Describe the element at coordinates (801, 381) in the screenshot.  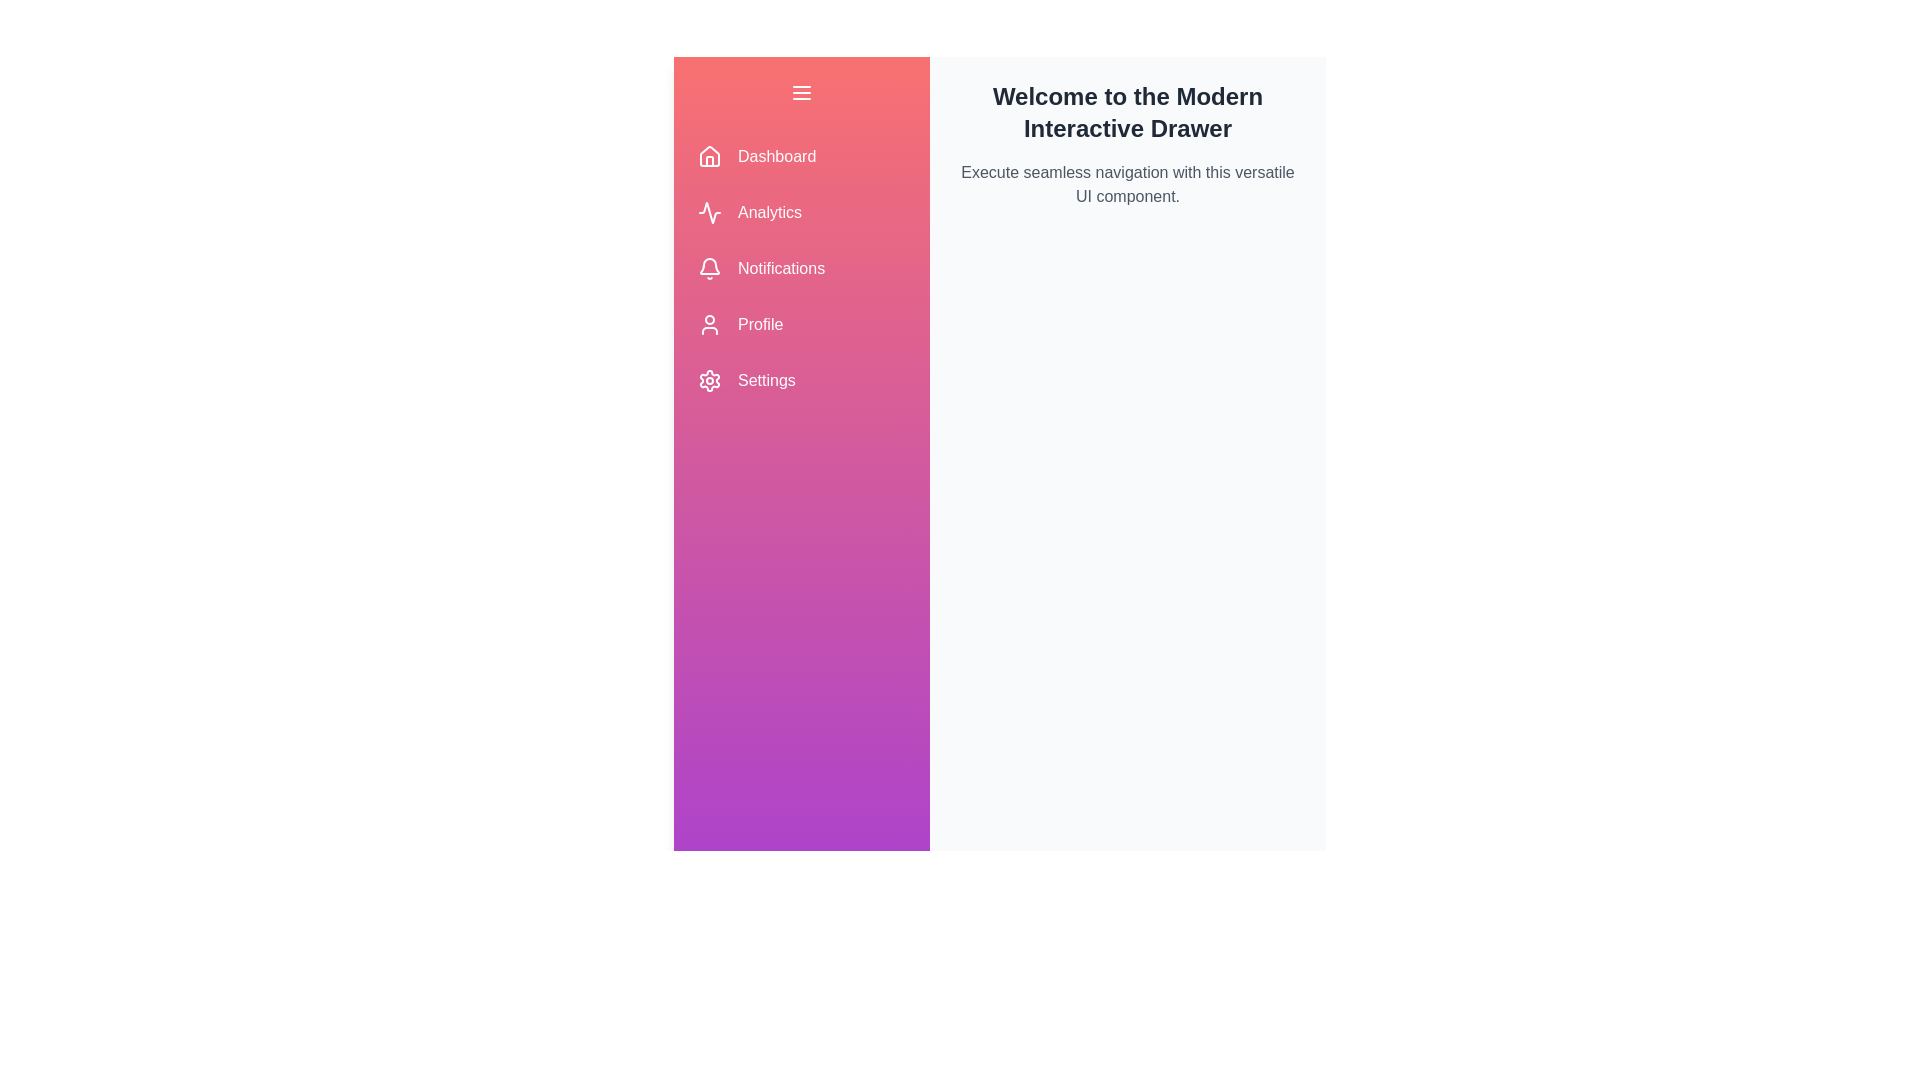
I see `the navigation item labeled Settings` at that location.